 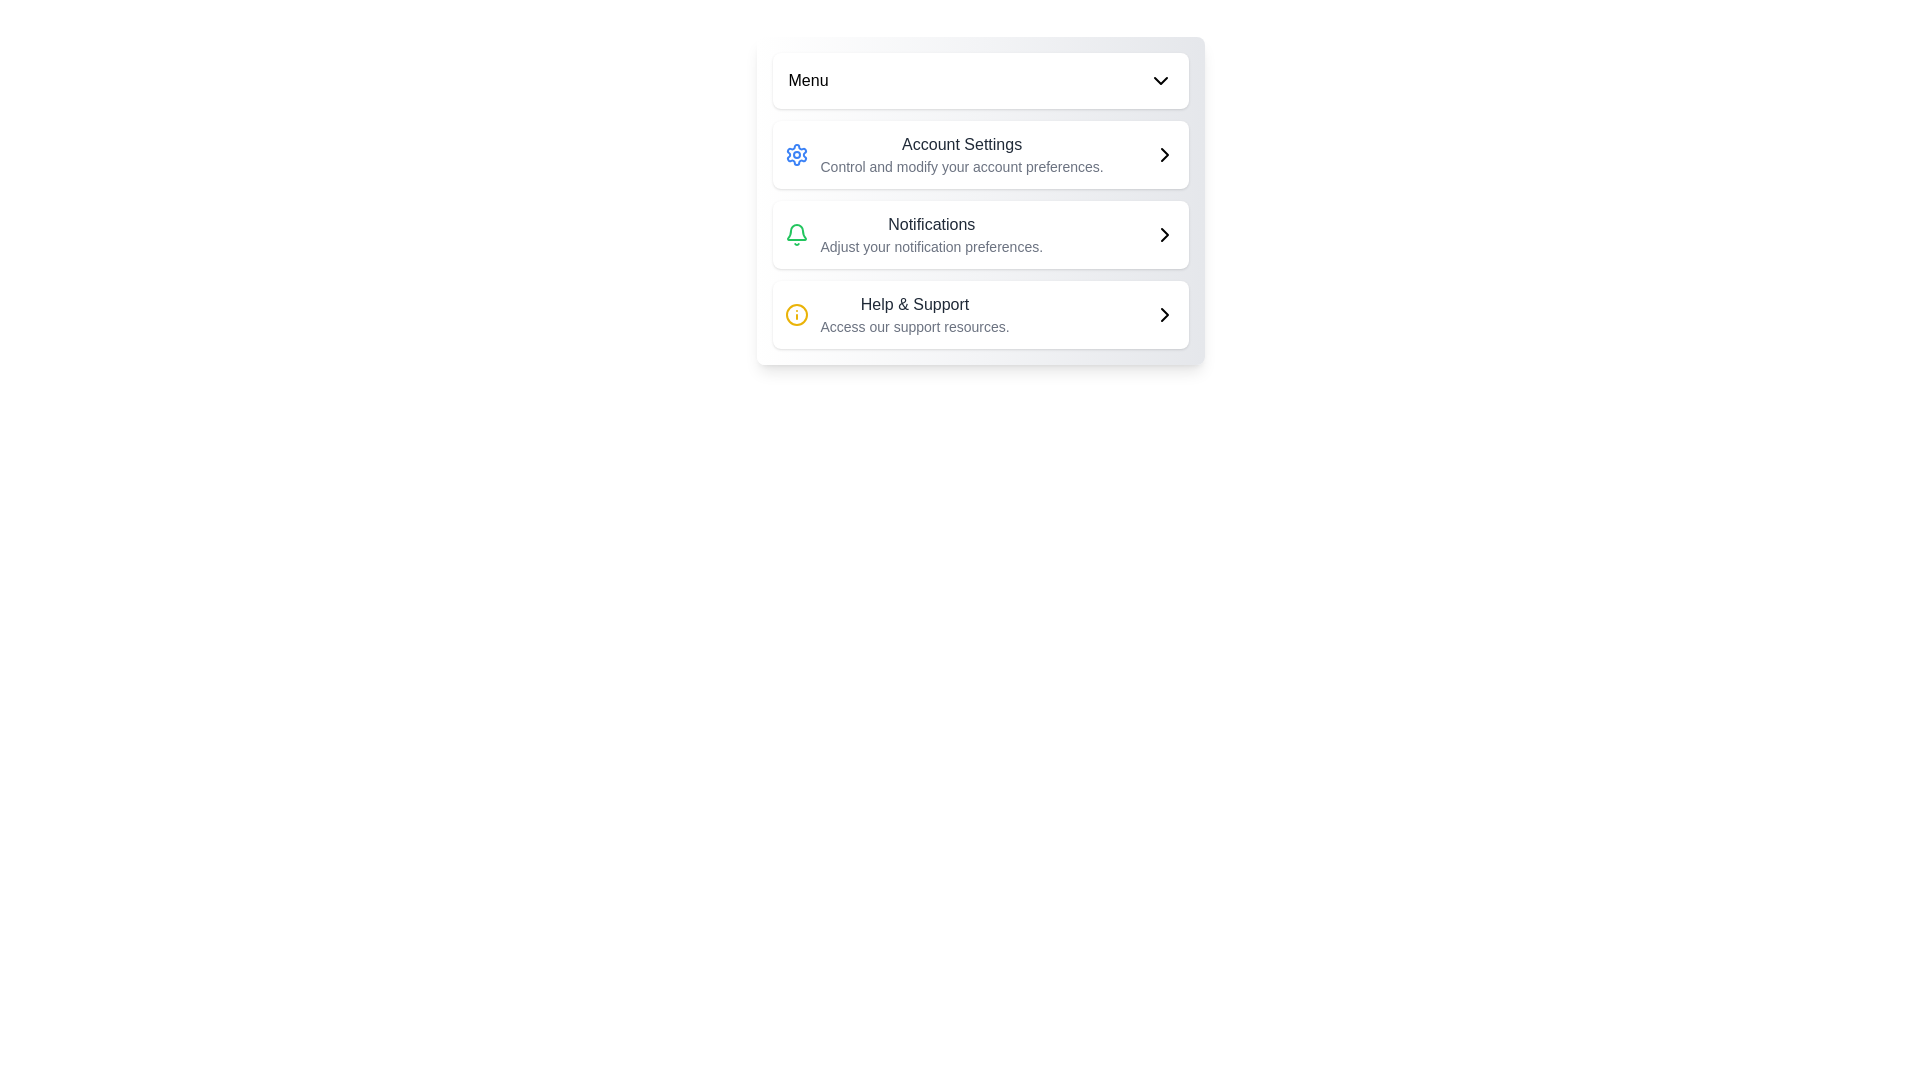 What do you see at coordinates (980, 234) in the screenshot?
I see `the 'Notifications' button, which features a bell icon on the left and a chevron on the right, located` at bounding box center [980, 234].